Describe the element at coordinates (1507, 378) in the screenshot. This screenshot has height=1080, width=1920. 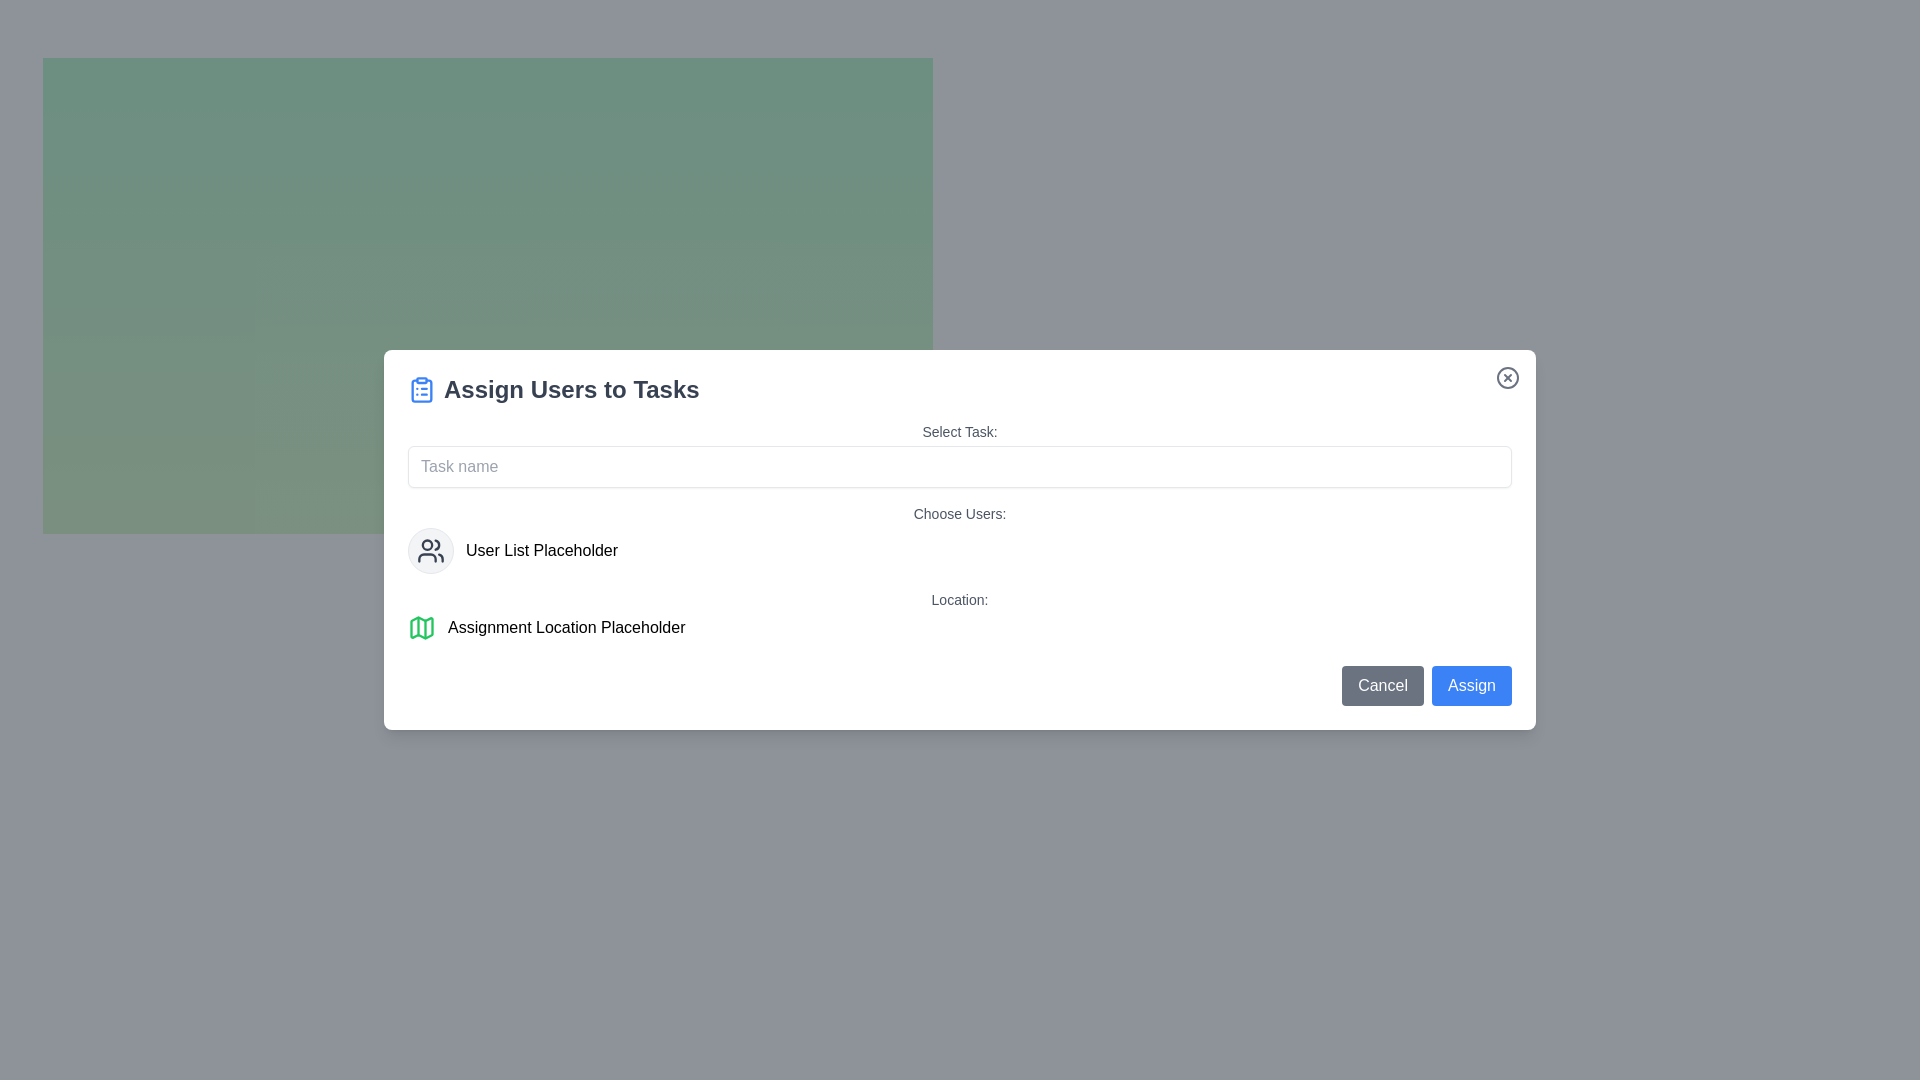
I see `the circular gray button with a cross icon inside` at that location.